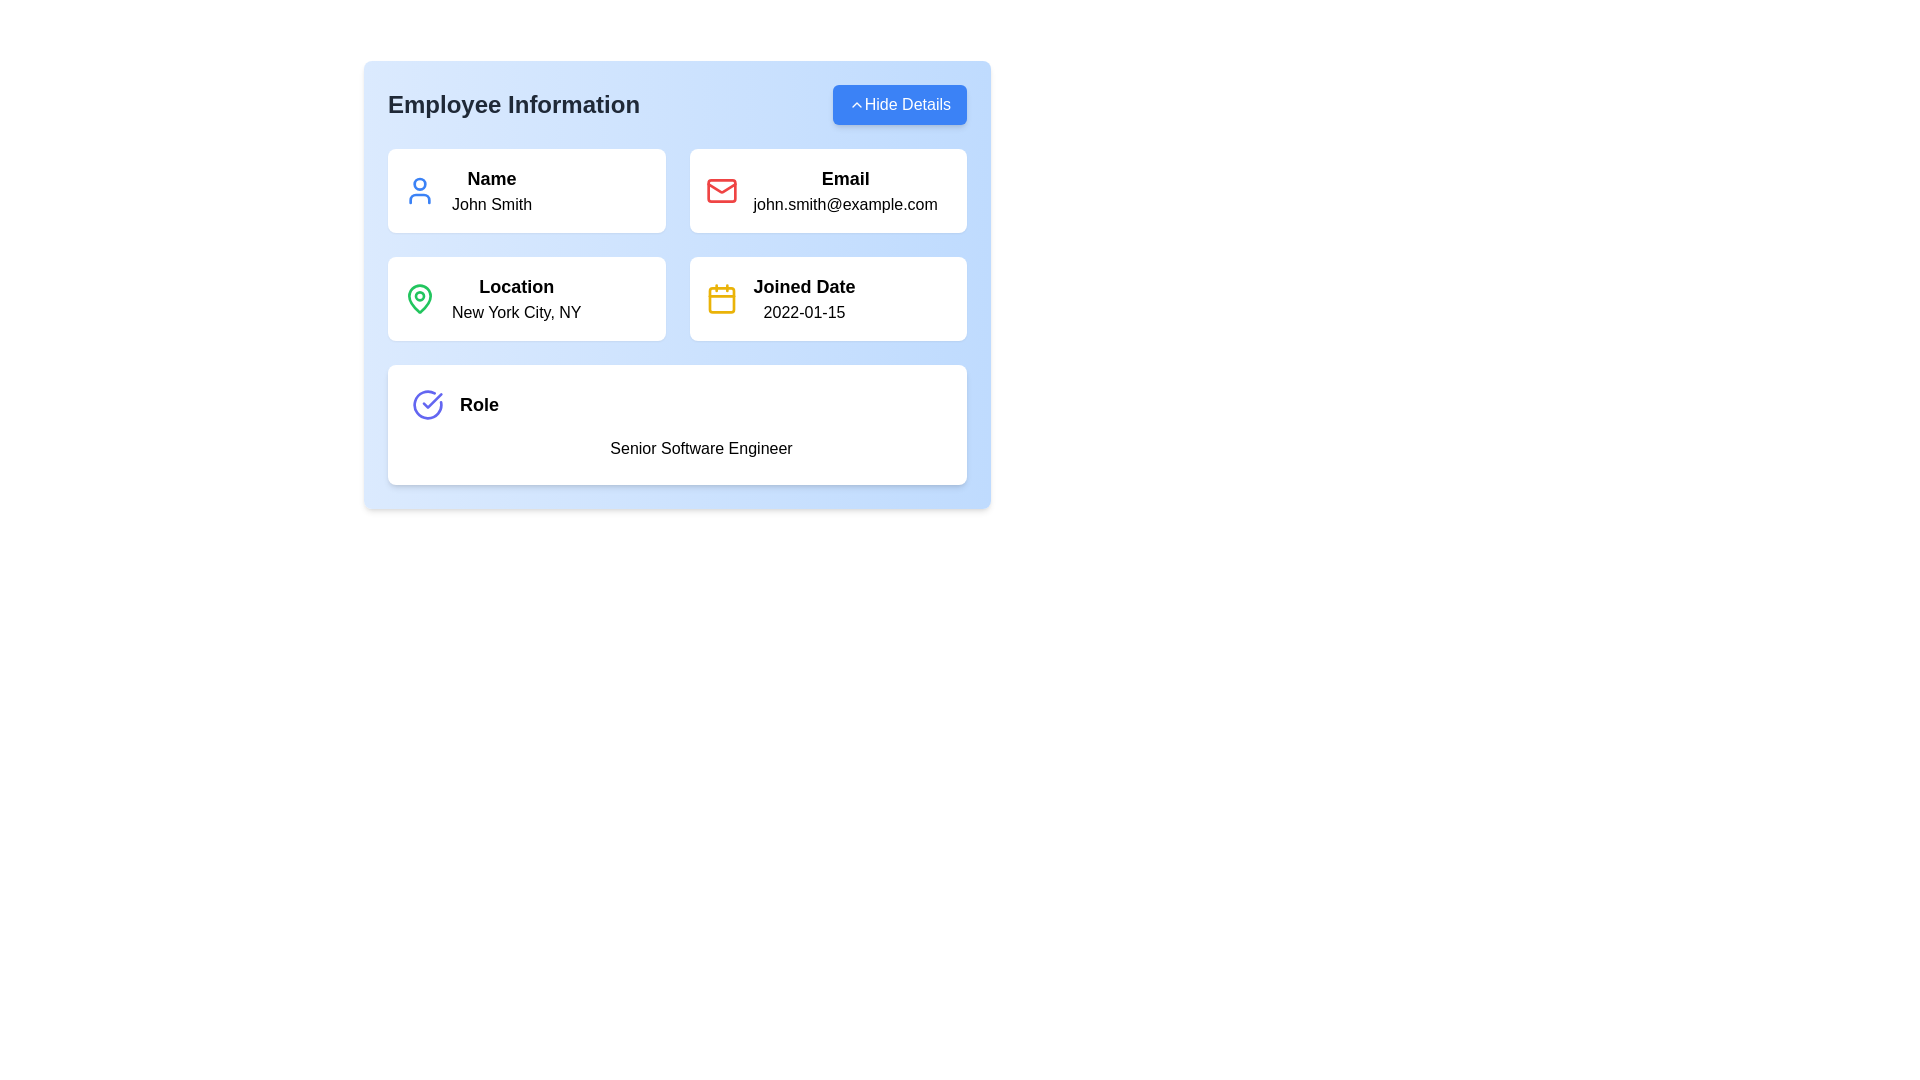 This screenshot has width=1920, height=1080. Describe the element at coordinates (720, 299) in the screenshot. I see `the 'Joined Date' icon, which represents the specific calendar, located in the fourth tile of the grid layout in the 'Employee Information' card` at that location.